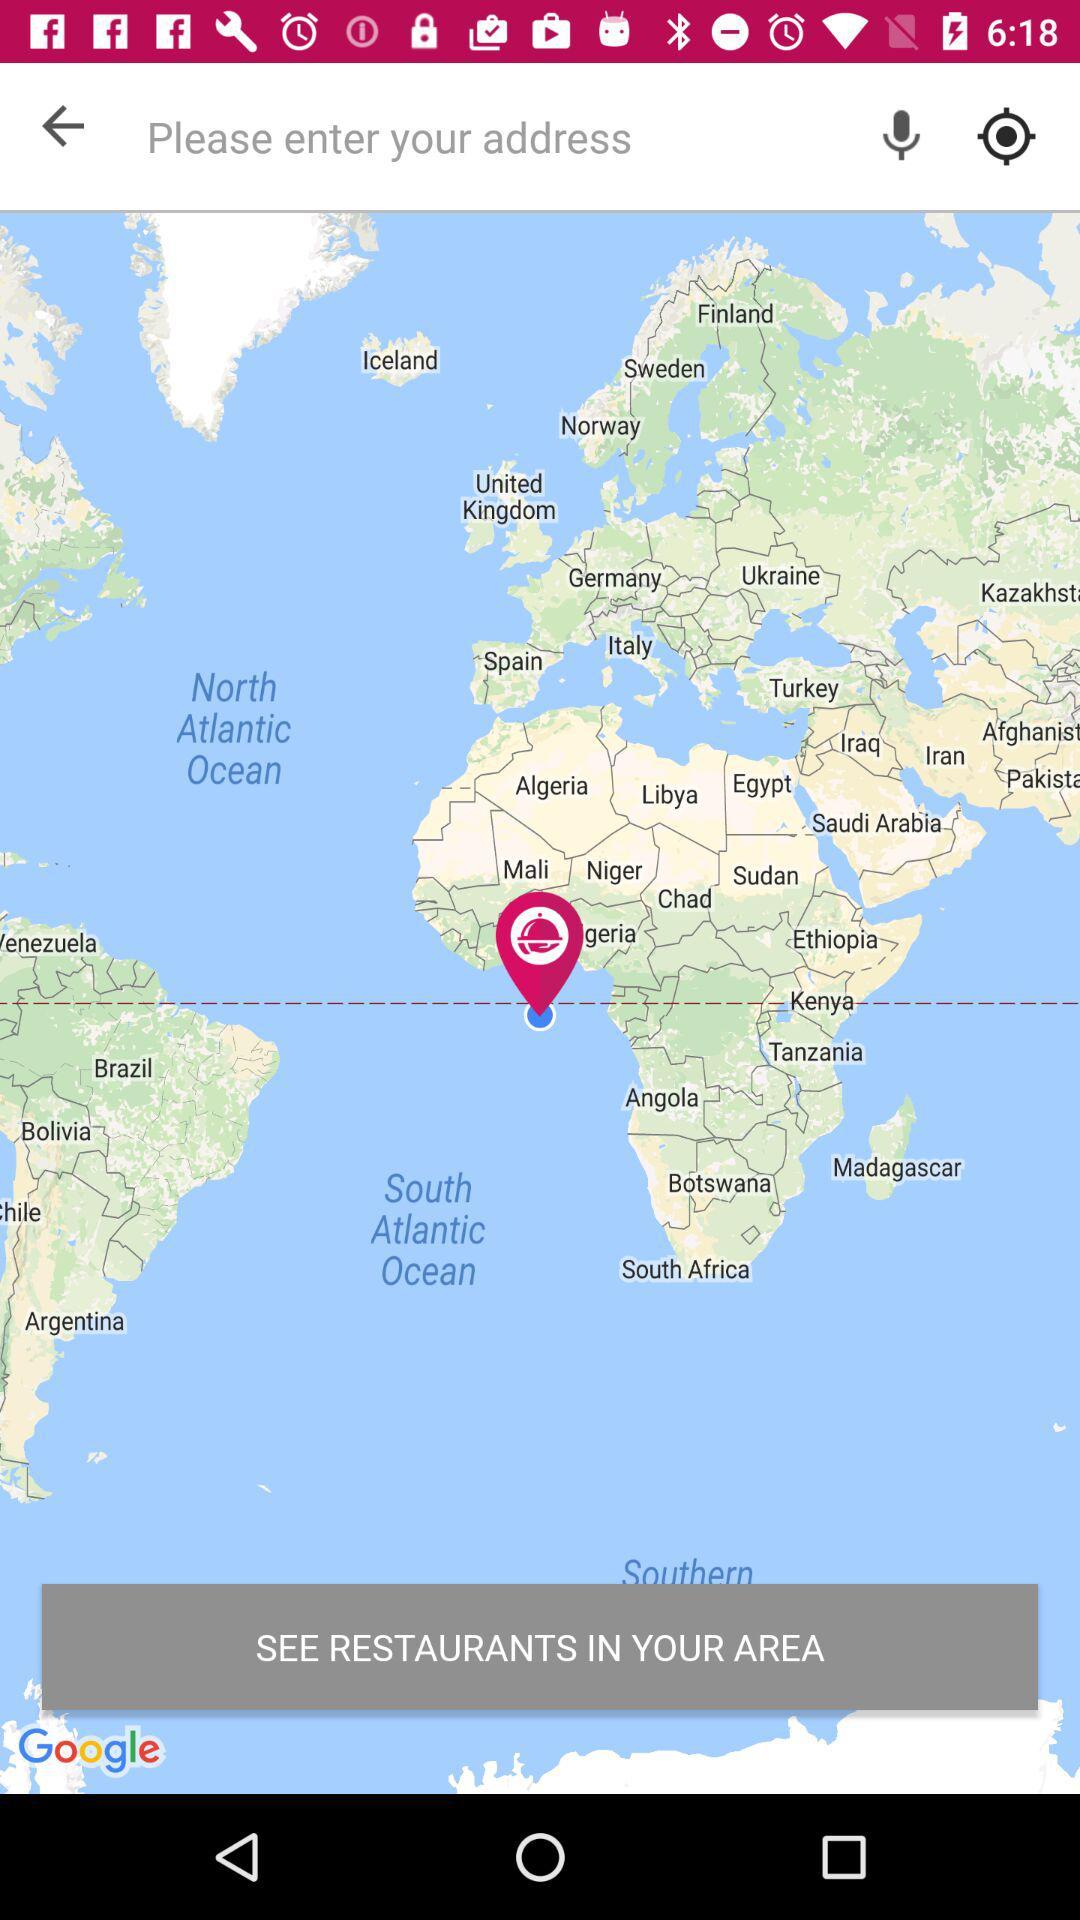 This screenshot has height=1920, width=1080. Describe the element at coordinates (901, 135) in the screenshot. I see `record` at that location.